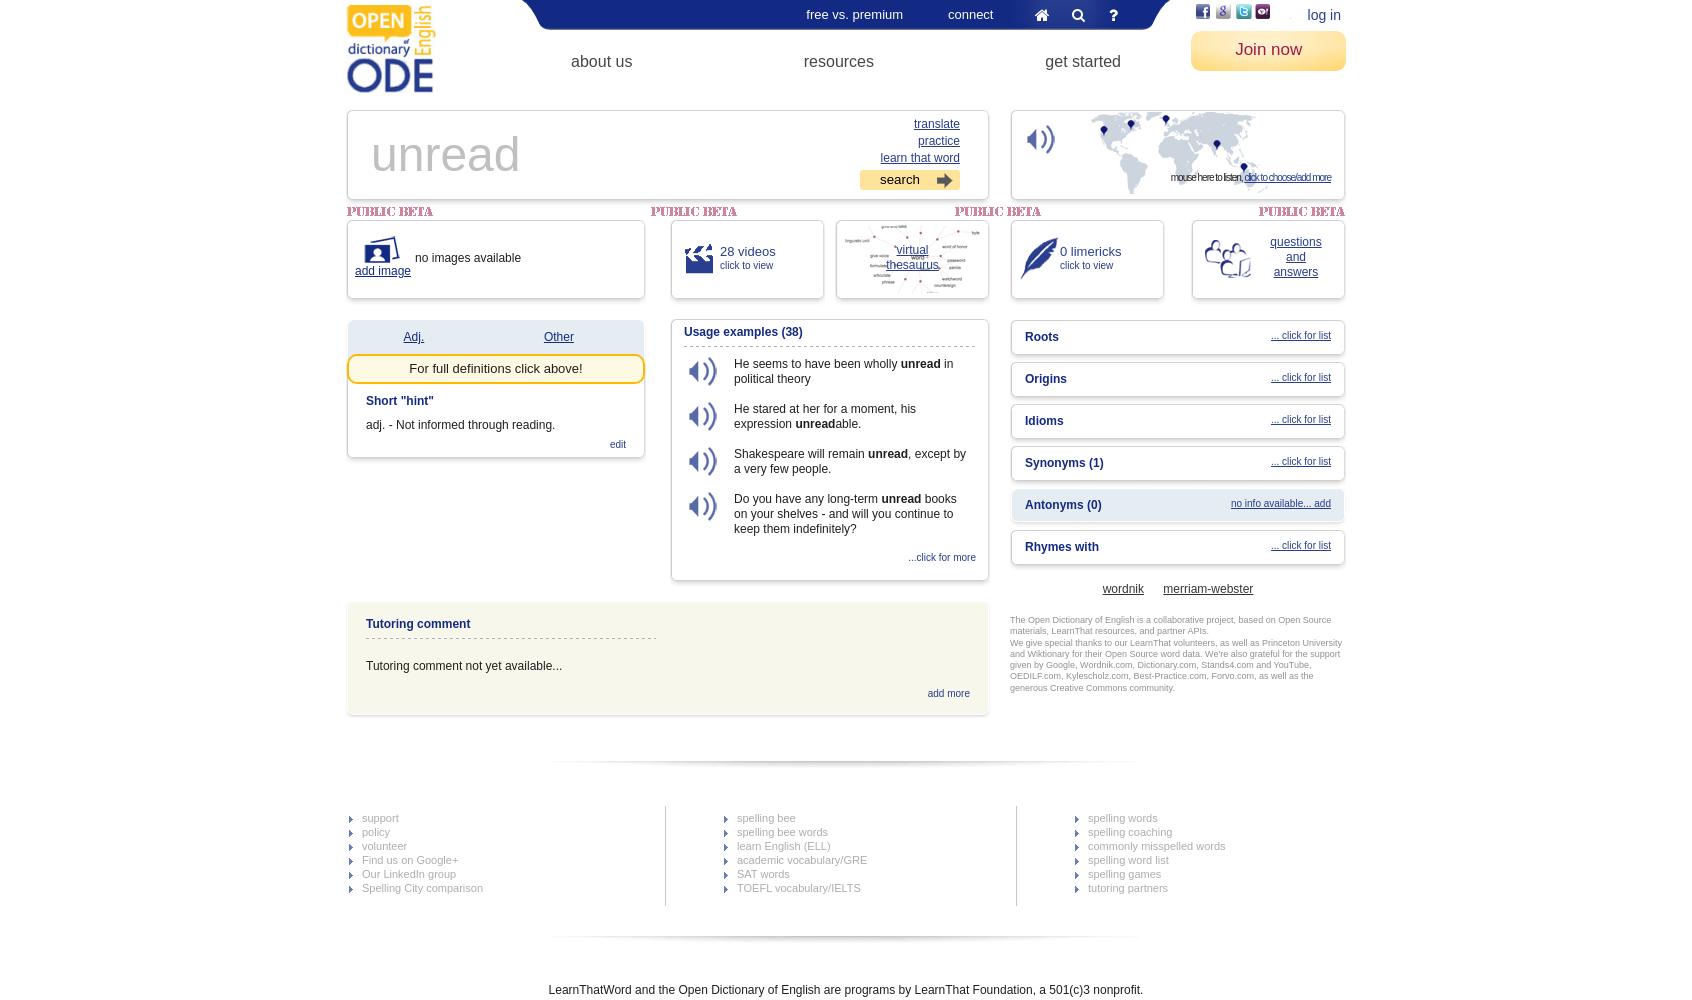  Describe the element at coordinates (616, 443) in the screenshot. I see `'edit'` at that location.